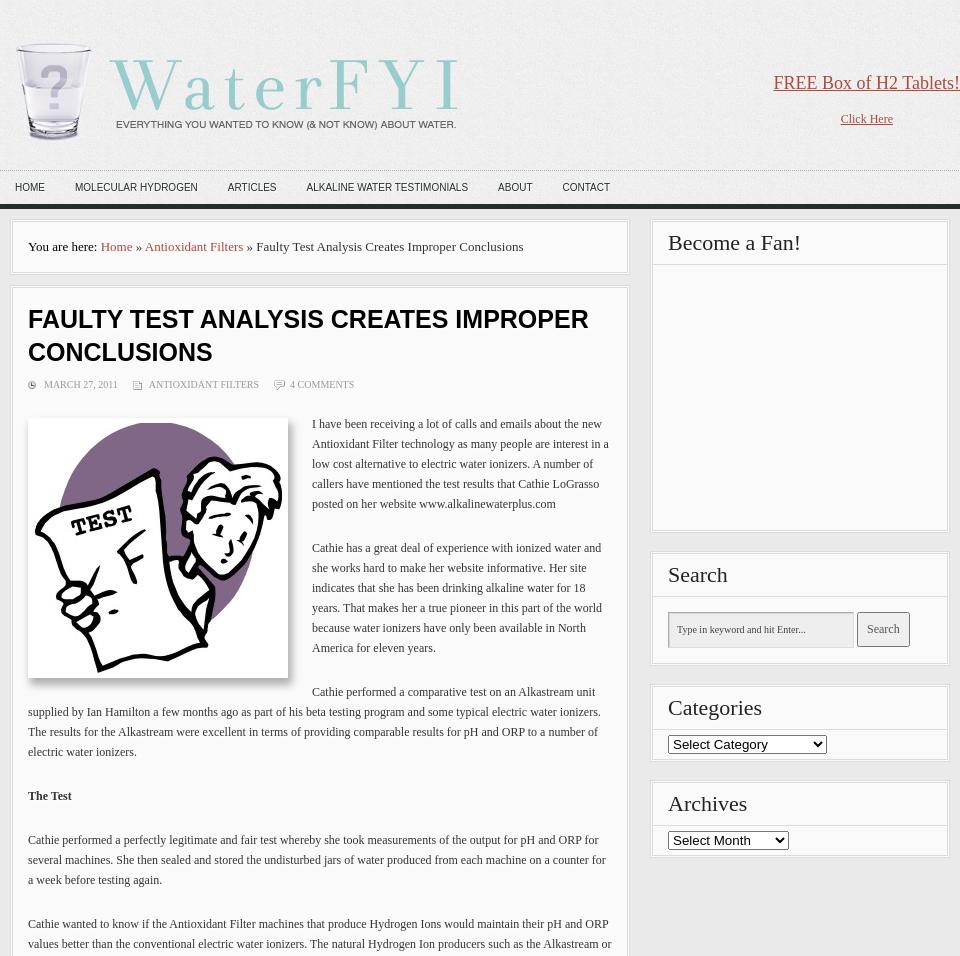  I want to click on 'I have been receiving a lot of calls and emails about the new Antioxidant Filter technology as many people are interest in a low cost alternative to electric water ionizers.  A number of callers have mentioned the test results that Cathie LoGrasso posted on her website www.alkalinewaterplus.com', so click(460, 464).